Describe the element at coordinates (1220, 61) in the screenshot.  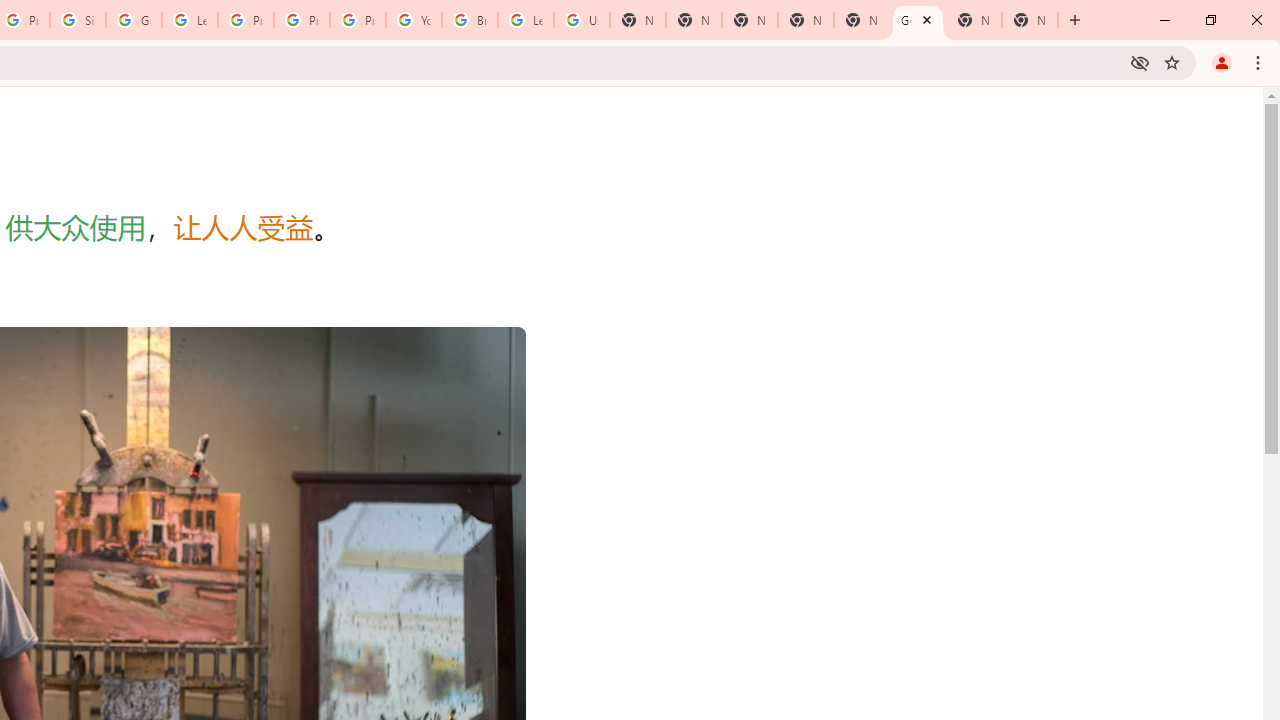
I see `'You'` at that location.